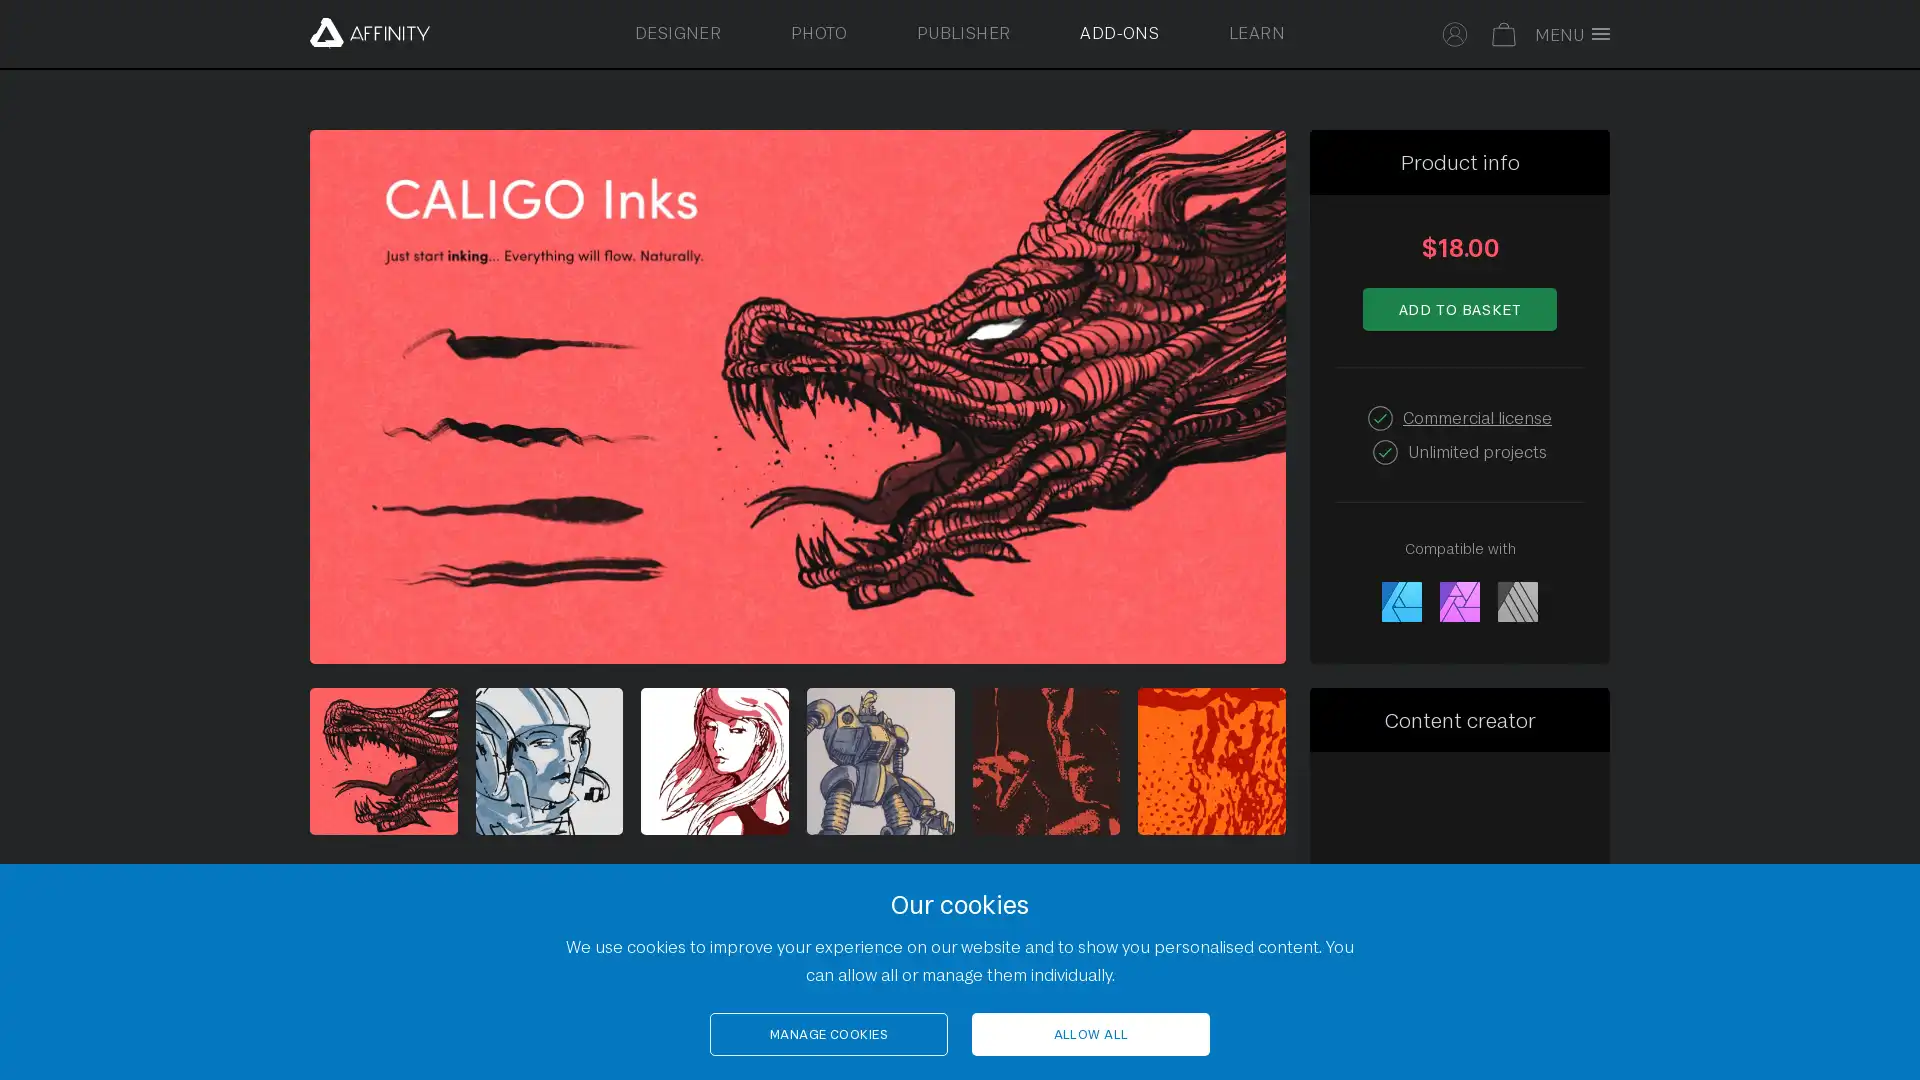 The height and width of the screenshot is (1080, 1920). Describe the element at coordinates (1459, 308) in the screenshot. I see `Add to basket` at that location.